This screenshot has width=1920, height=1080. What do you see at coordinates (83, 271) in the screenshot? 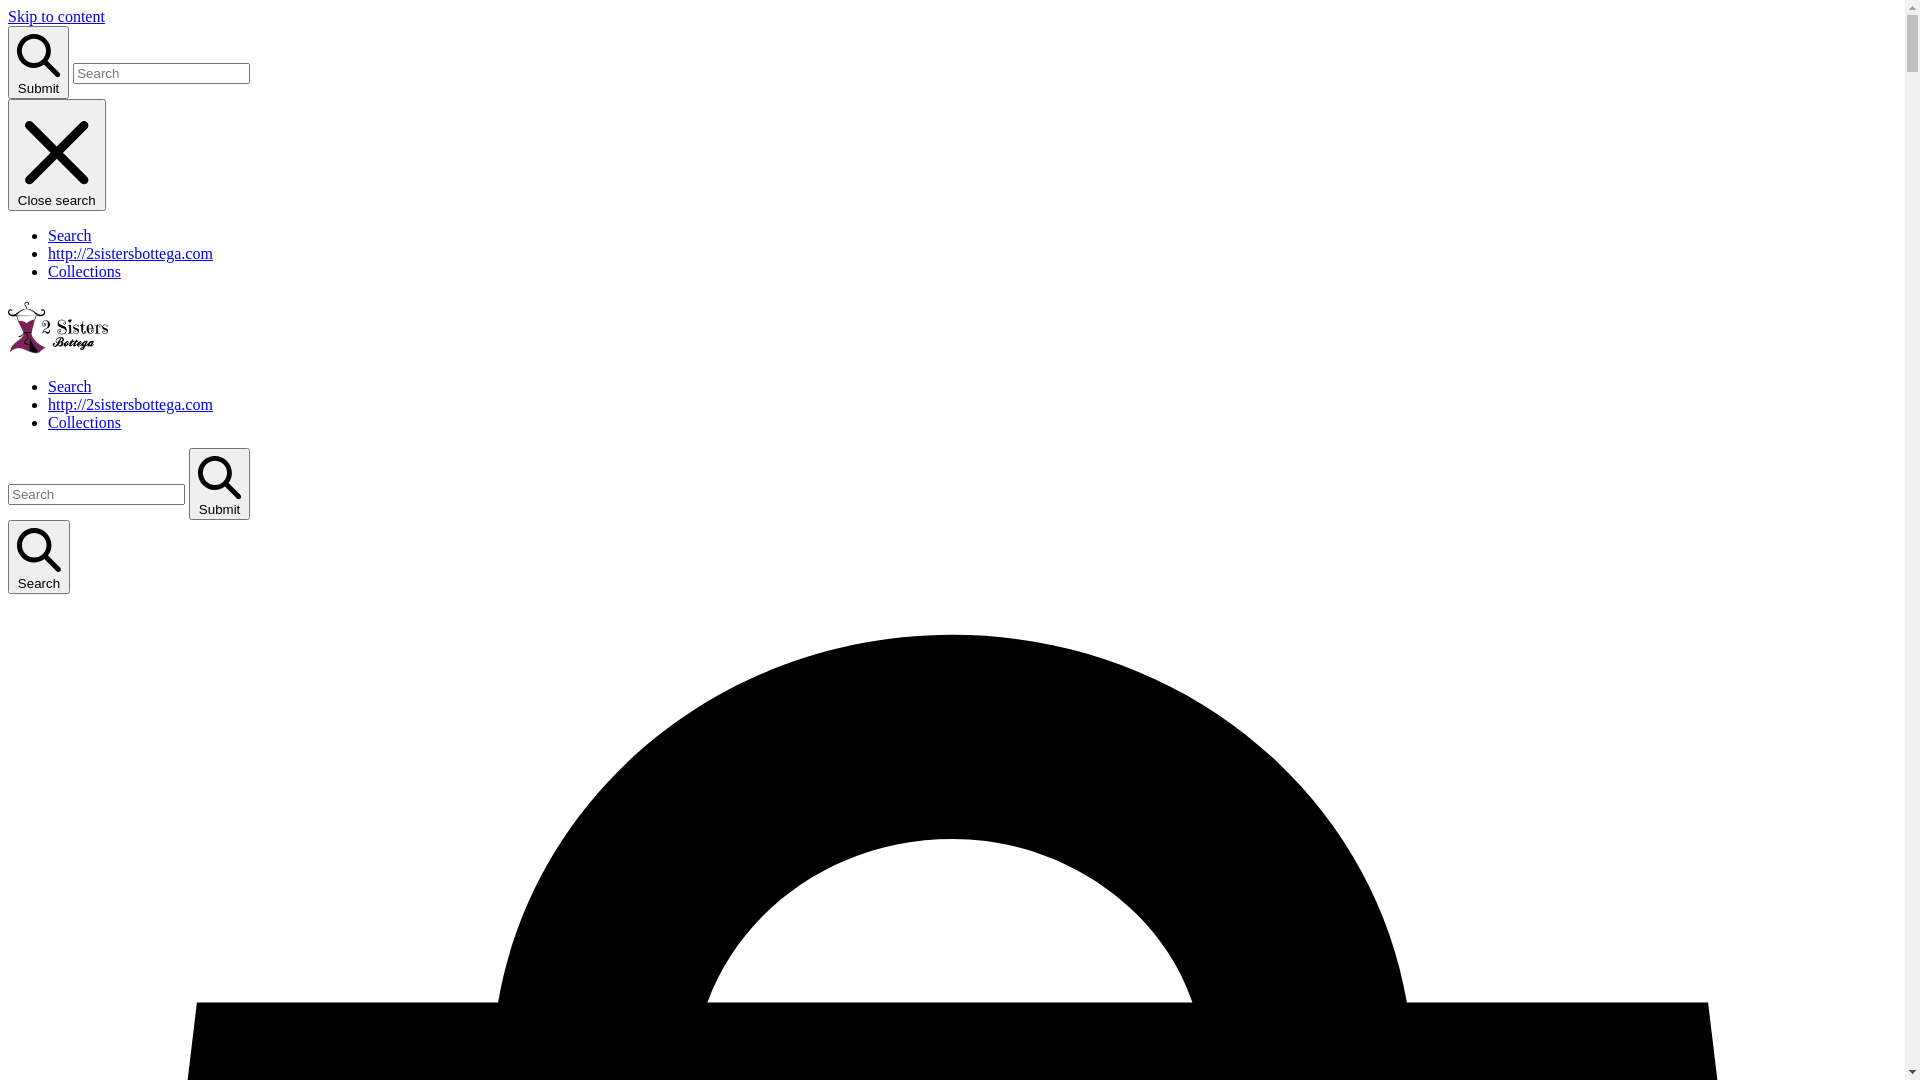
I see `'Collections'` at bounding box center [83, 271].